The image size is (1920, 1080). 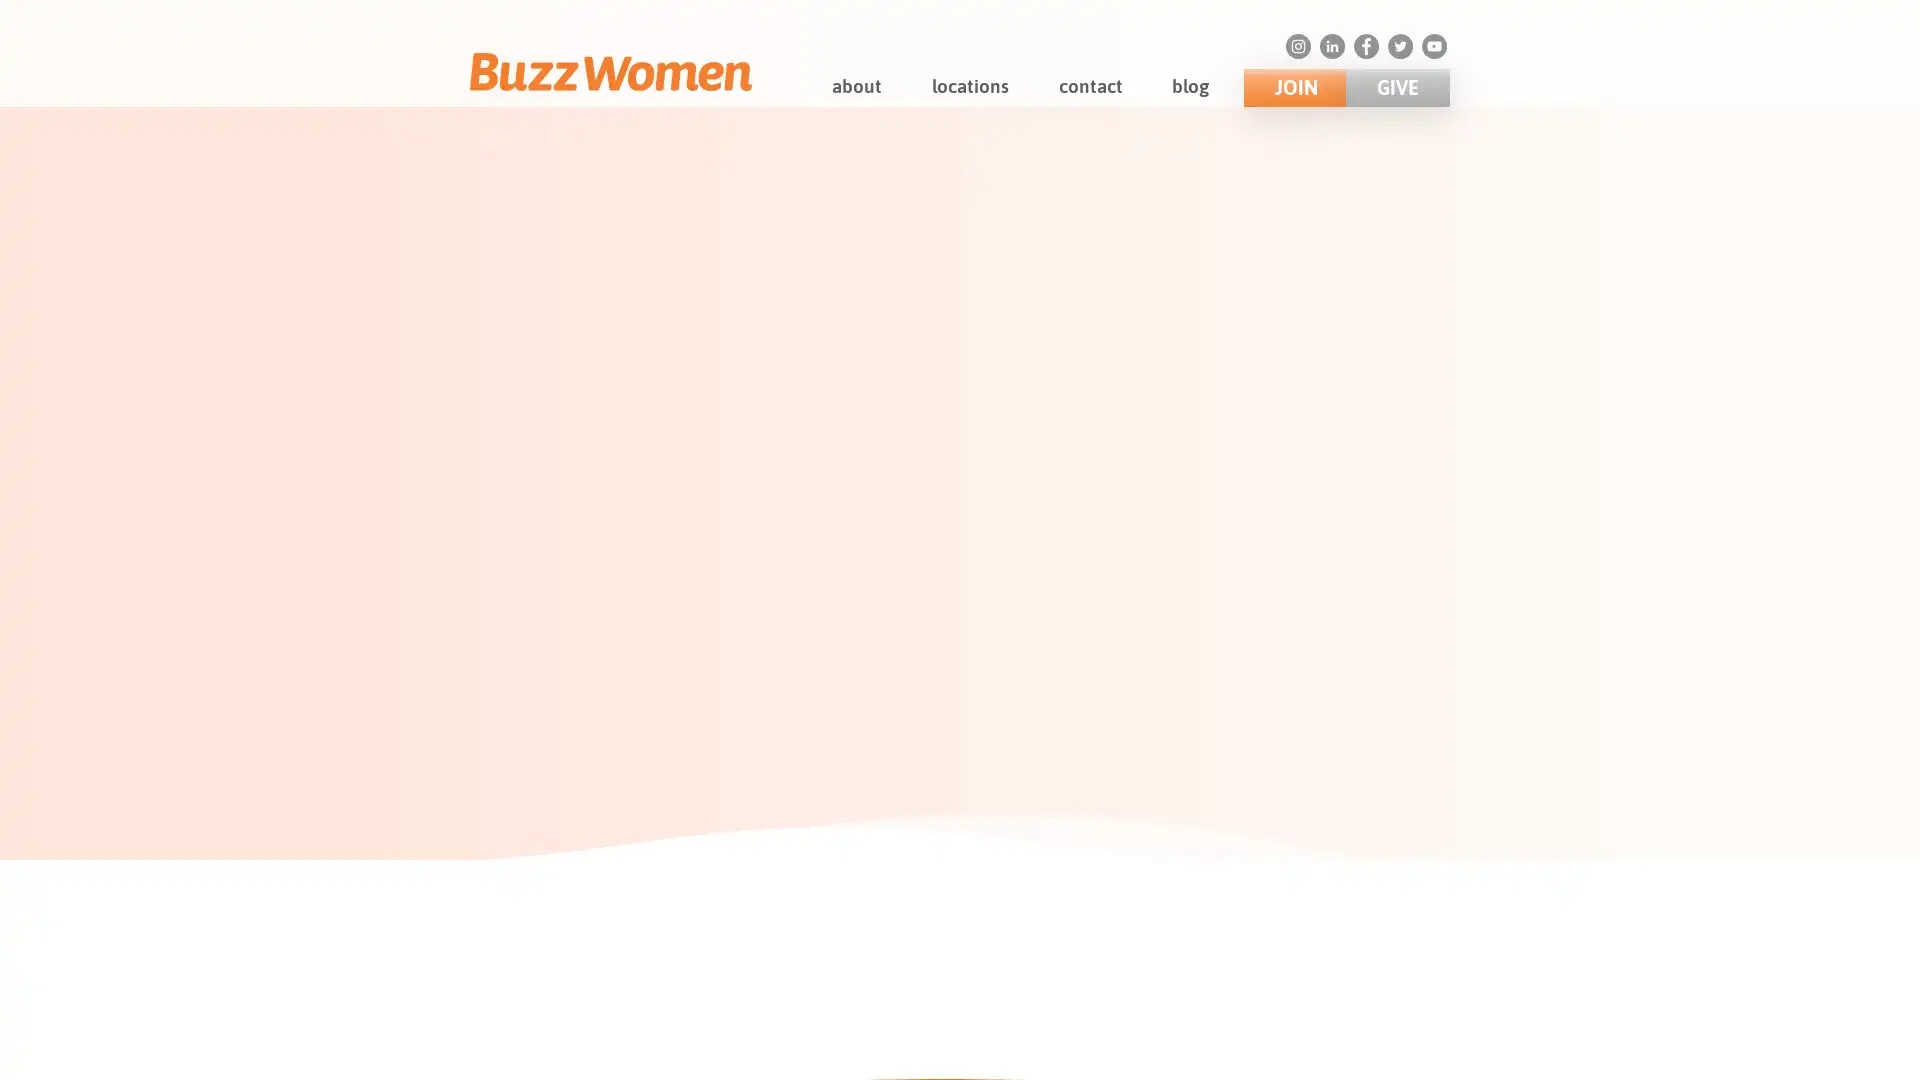 What do you see at coordinates (1729, 1047) in the screenshot?
I see `Decline All` at bounding box center [1729, 1047].